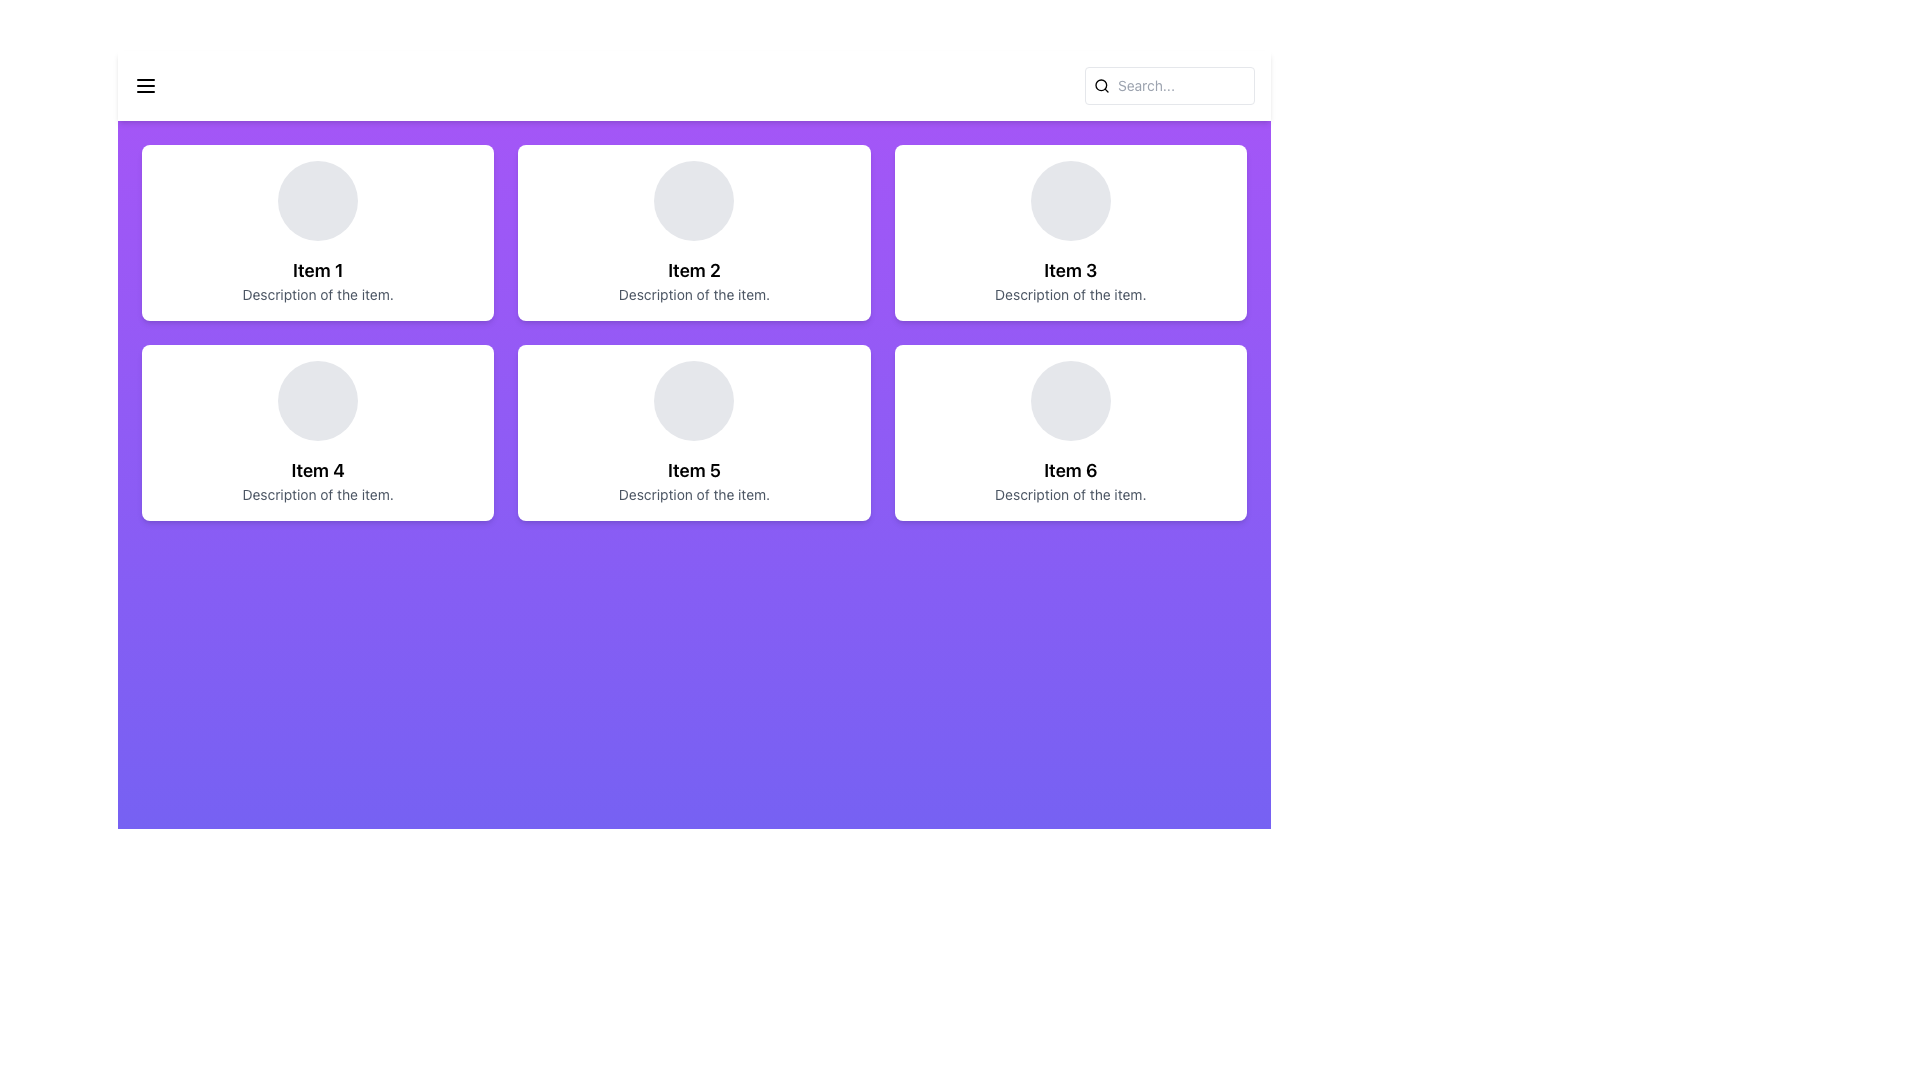  I want to click on the text element stating 'Description of the item.', which is positioned below the 'Item 5' heading in the second row, second column card of a 2x3 grid layout, so click(694, 494).